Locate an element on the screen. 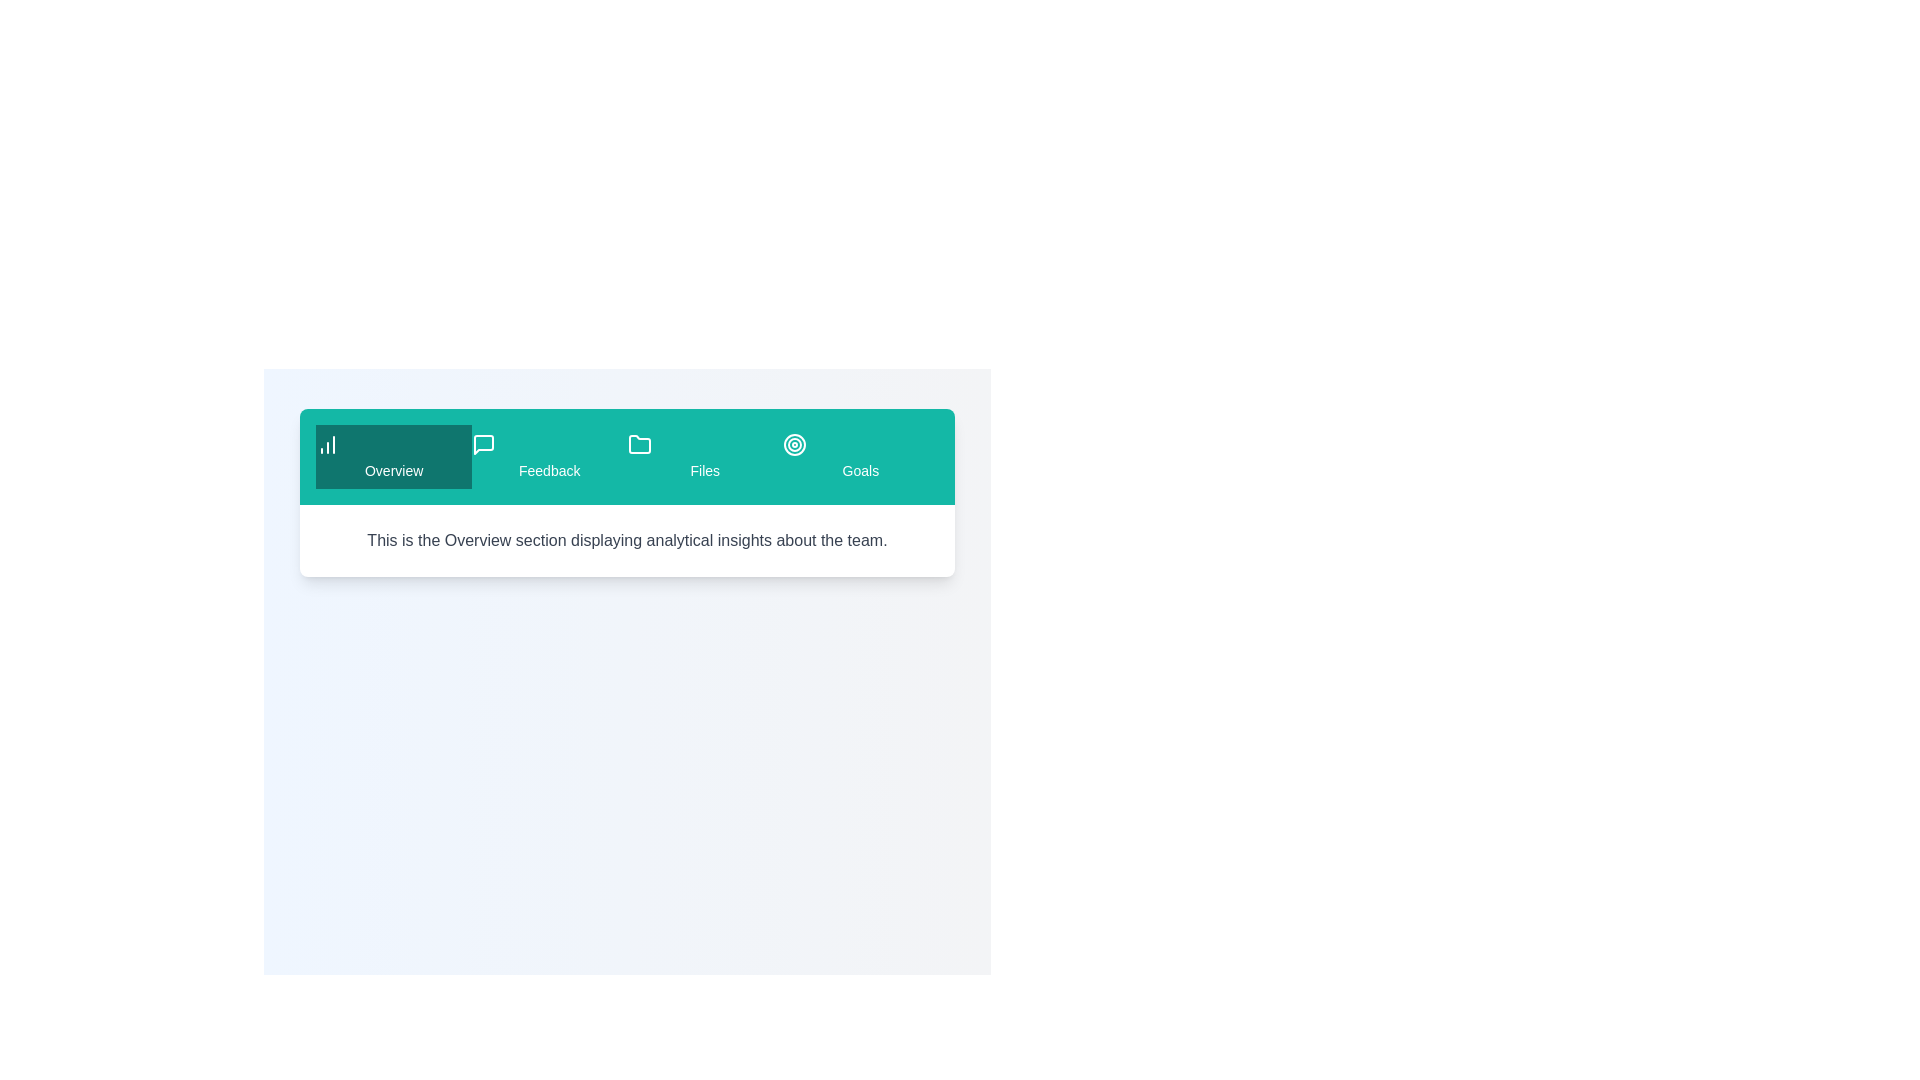 This screenshot has width=1920, height=1080. the Feedback tab to switch to its content is located at coordinates (548, 456).